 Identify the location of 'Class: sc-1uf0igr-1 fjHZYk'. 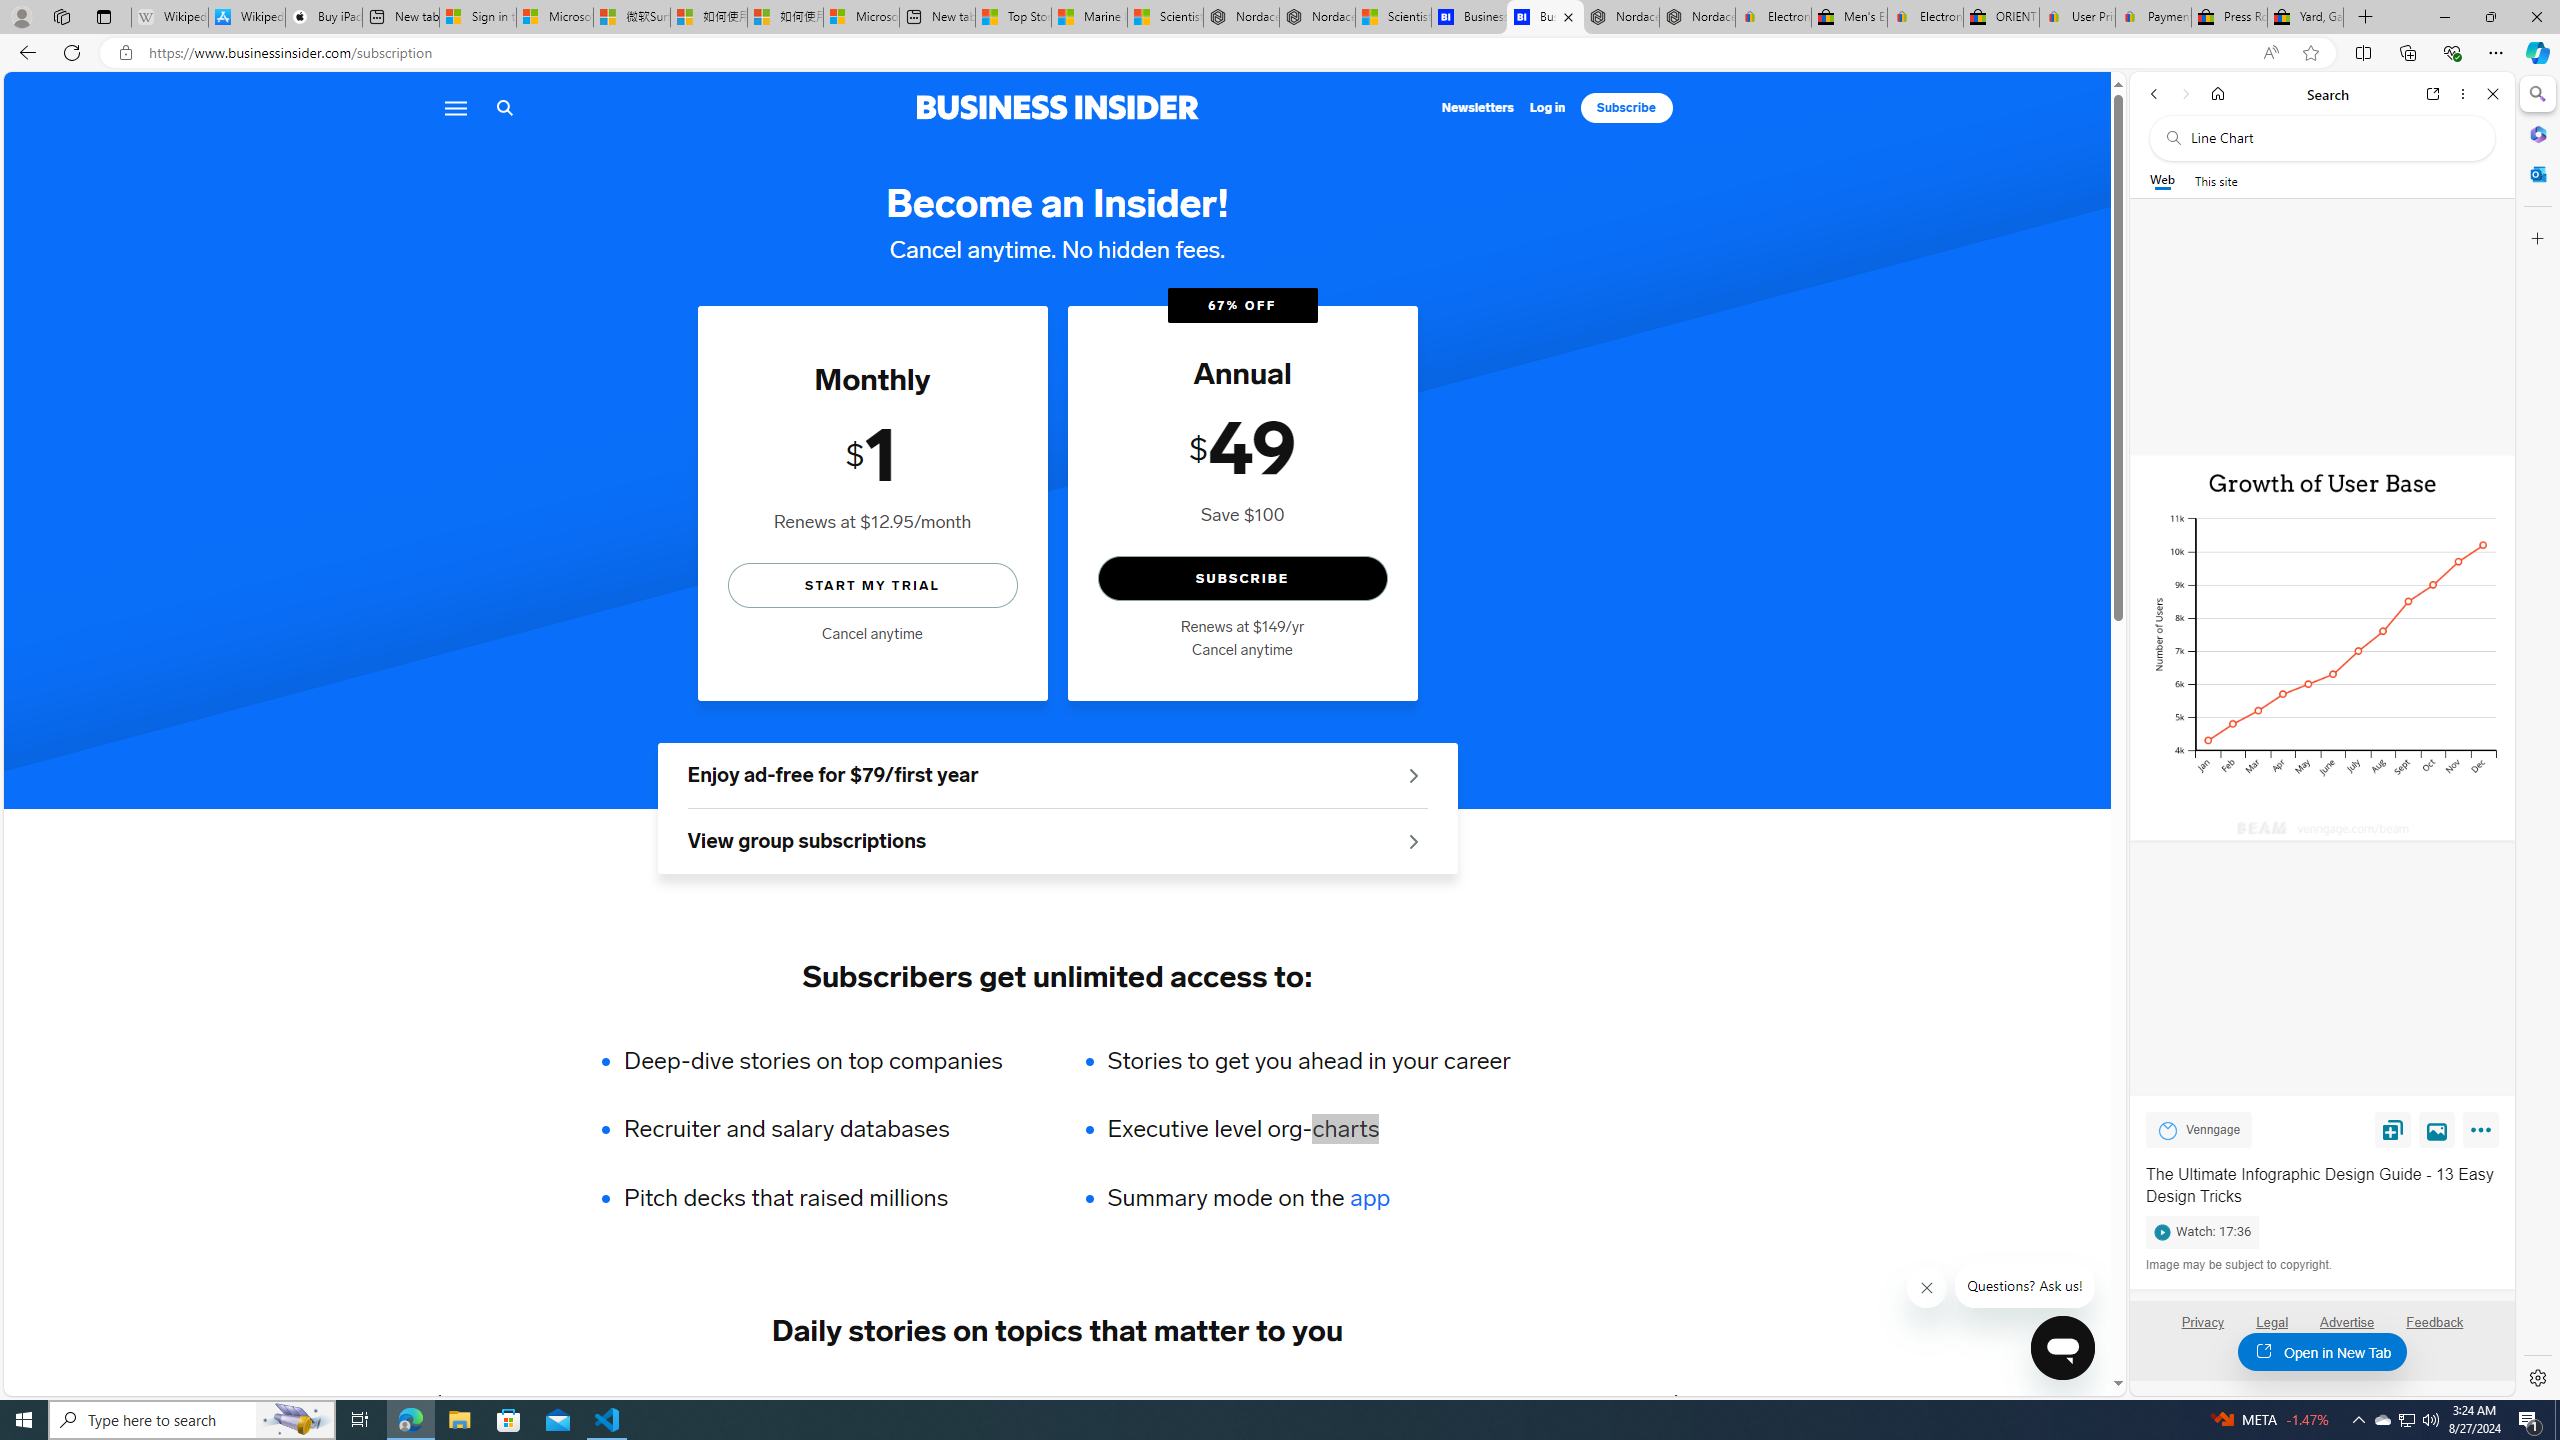
(1927, 1287).